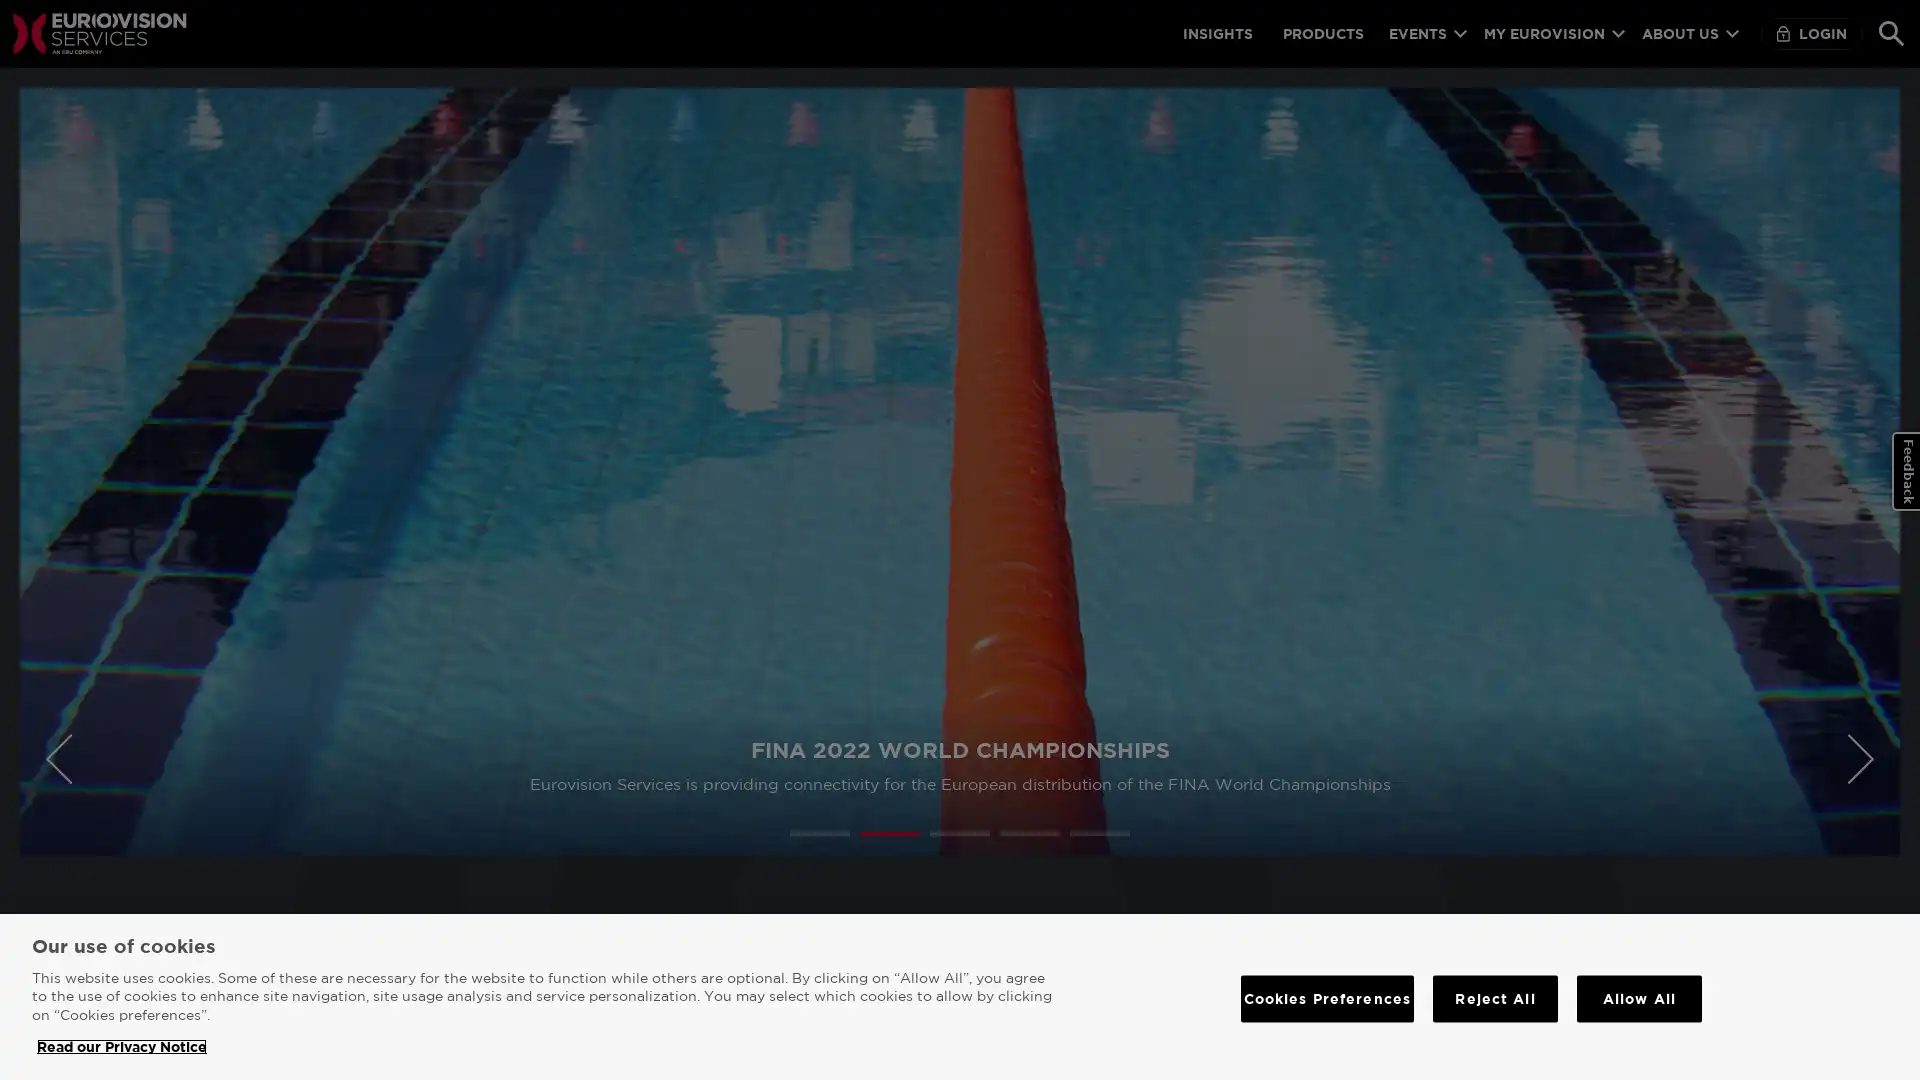 This screenshot has width=1920, height=1080. What do you see at coordinates (1098, 833) in the screenshot?
I see `Carousel Page 5` at bounding box center [1098, 833].